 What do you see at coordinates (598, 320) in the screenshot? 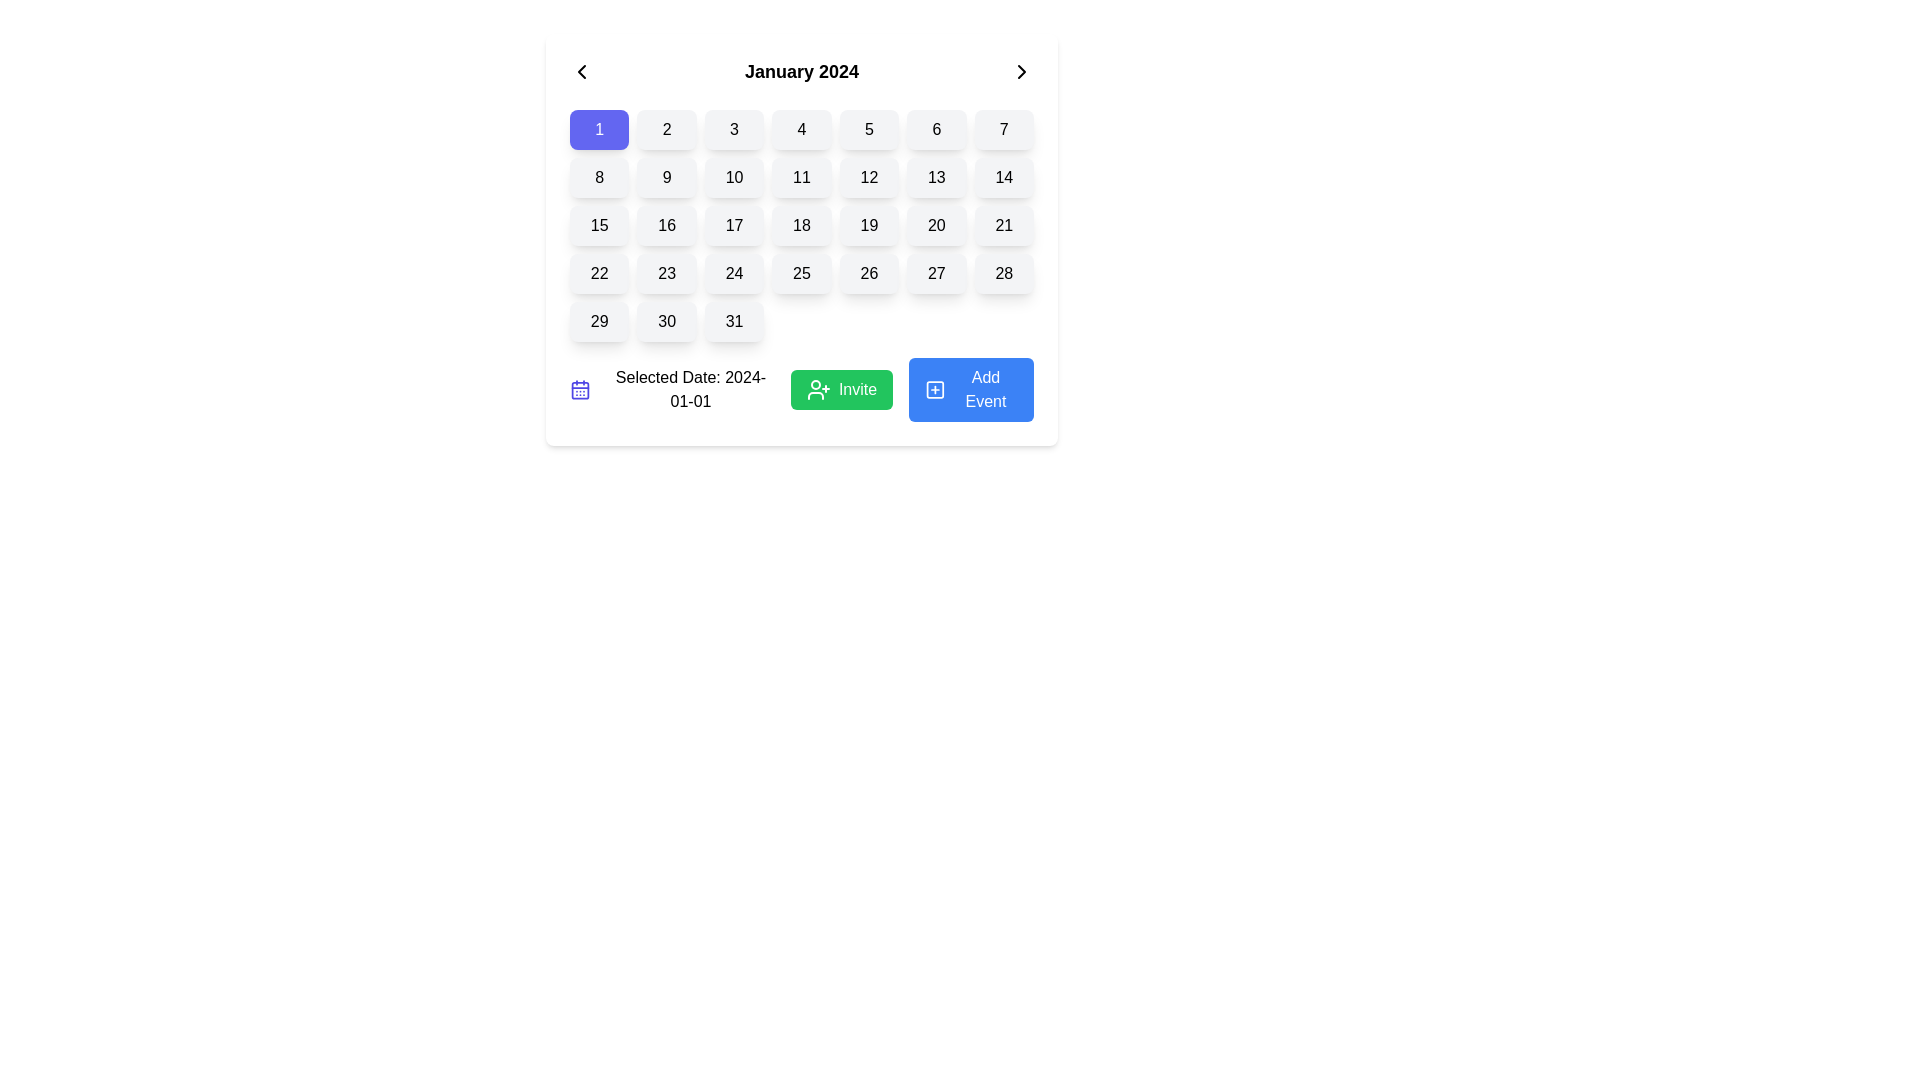
I see `the calendar cell representing the date '29', located in the sixth row and first column of the calendar grid` at bounding box center [598, 320].